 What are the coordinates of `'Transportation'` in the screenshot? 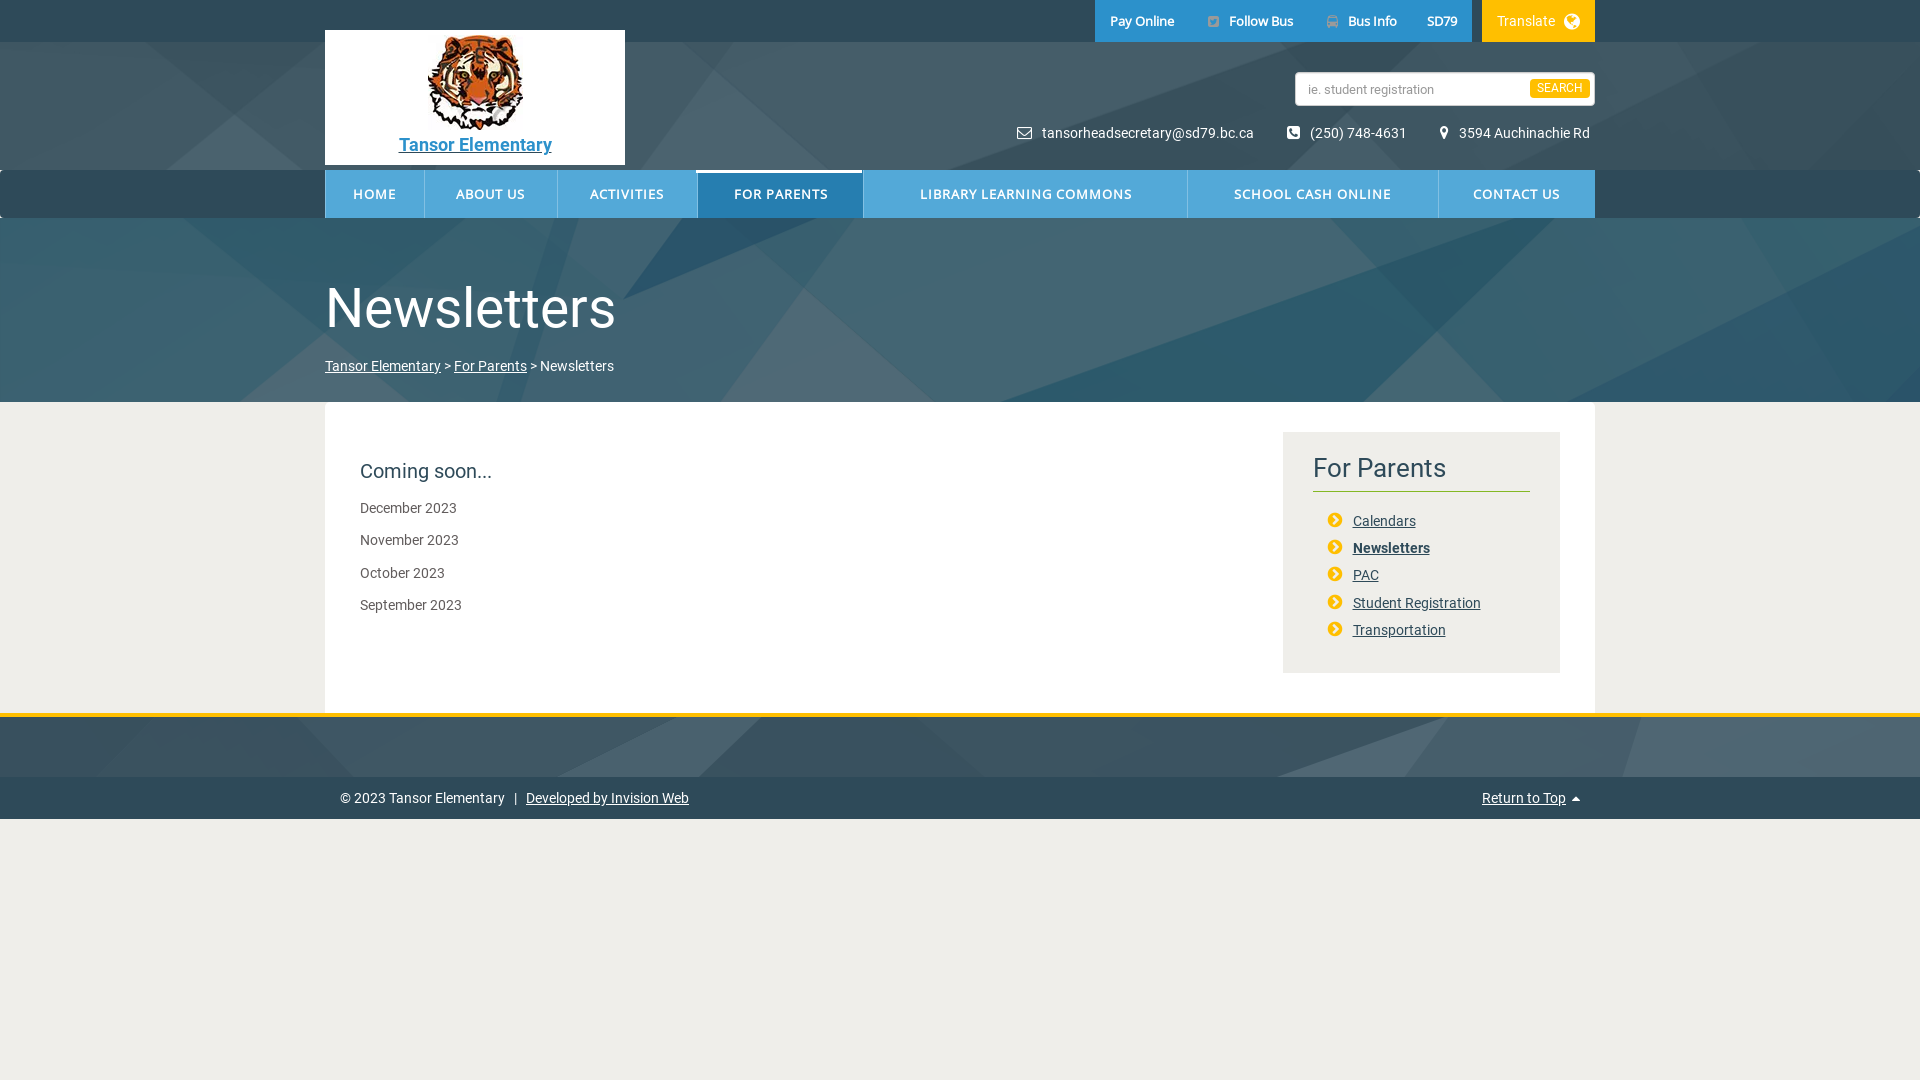 It's located at (1397, 628).